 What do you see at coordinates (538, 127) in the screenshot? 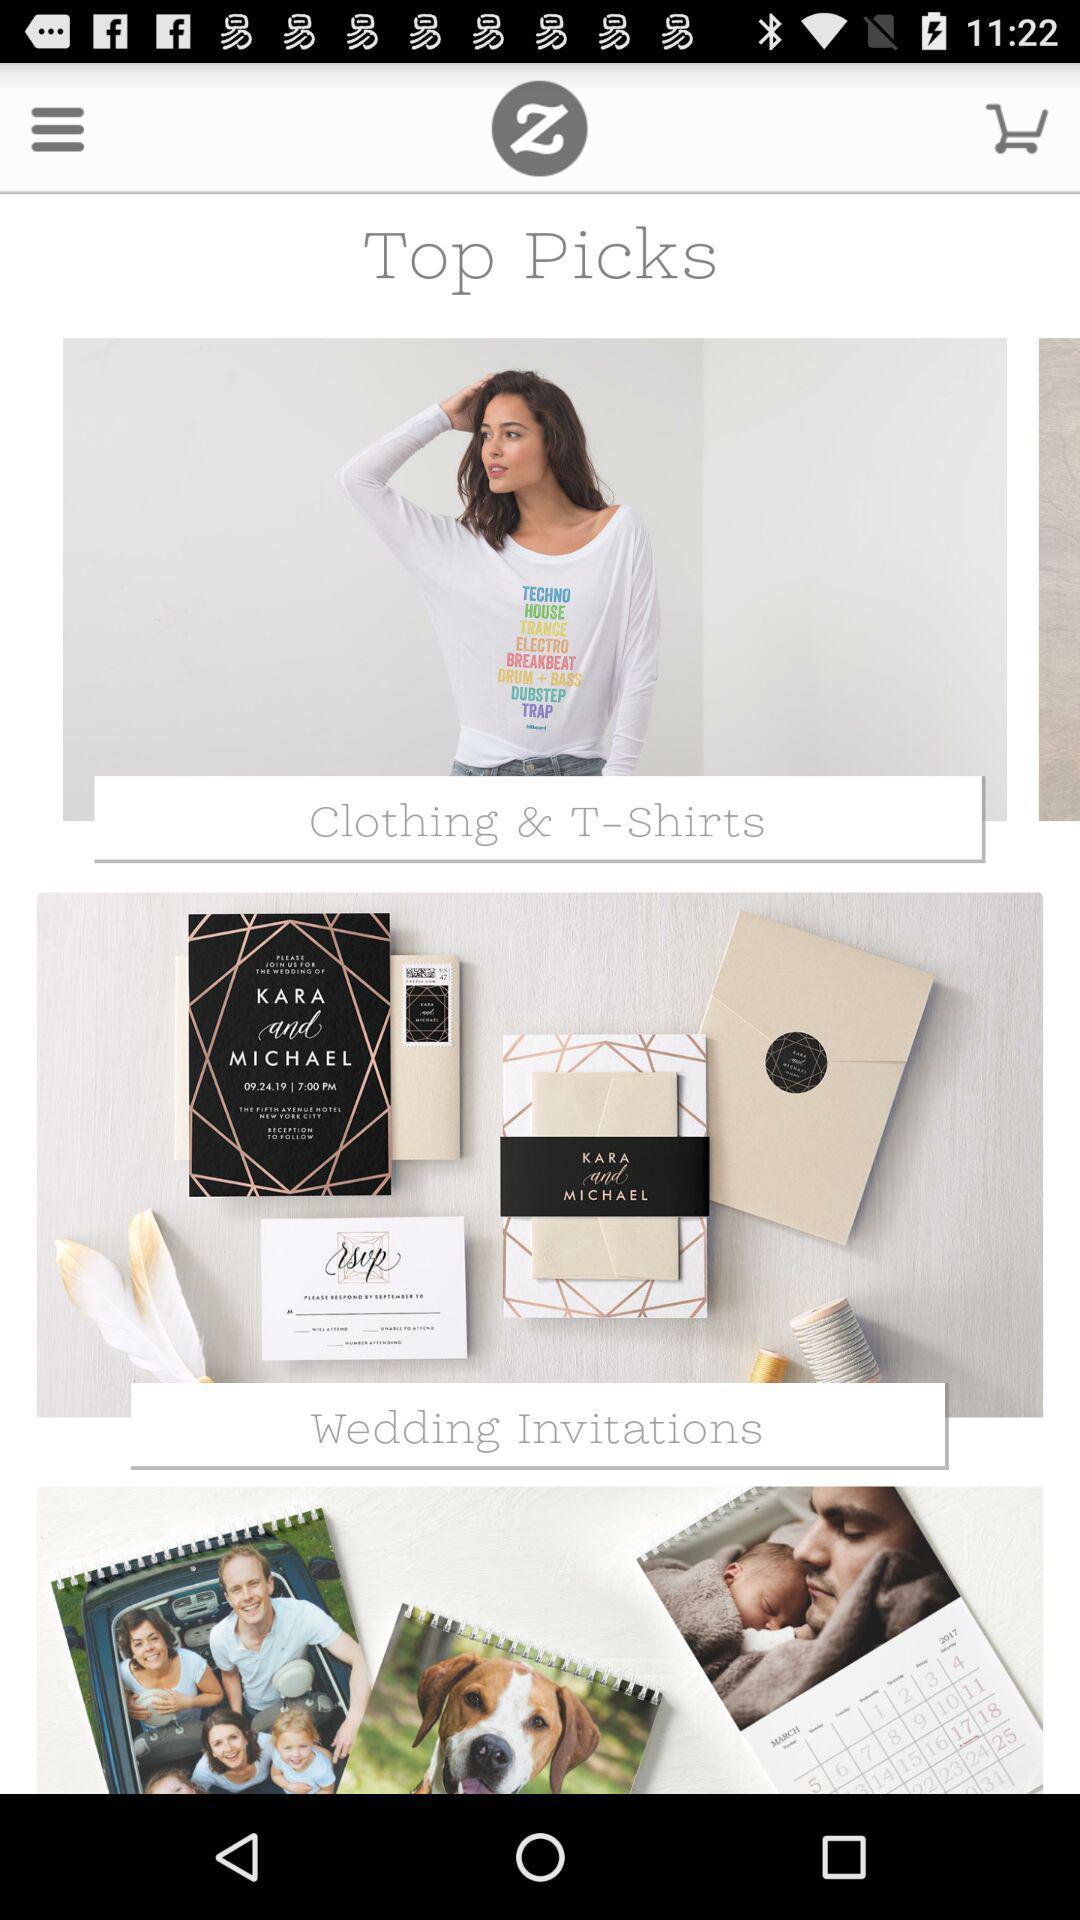
I see `main menu button` at bounding box center [538, 127].